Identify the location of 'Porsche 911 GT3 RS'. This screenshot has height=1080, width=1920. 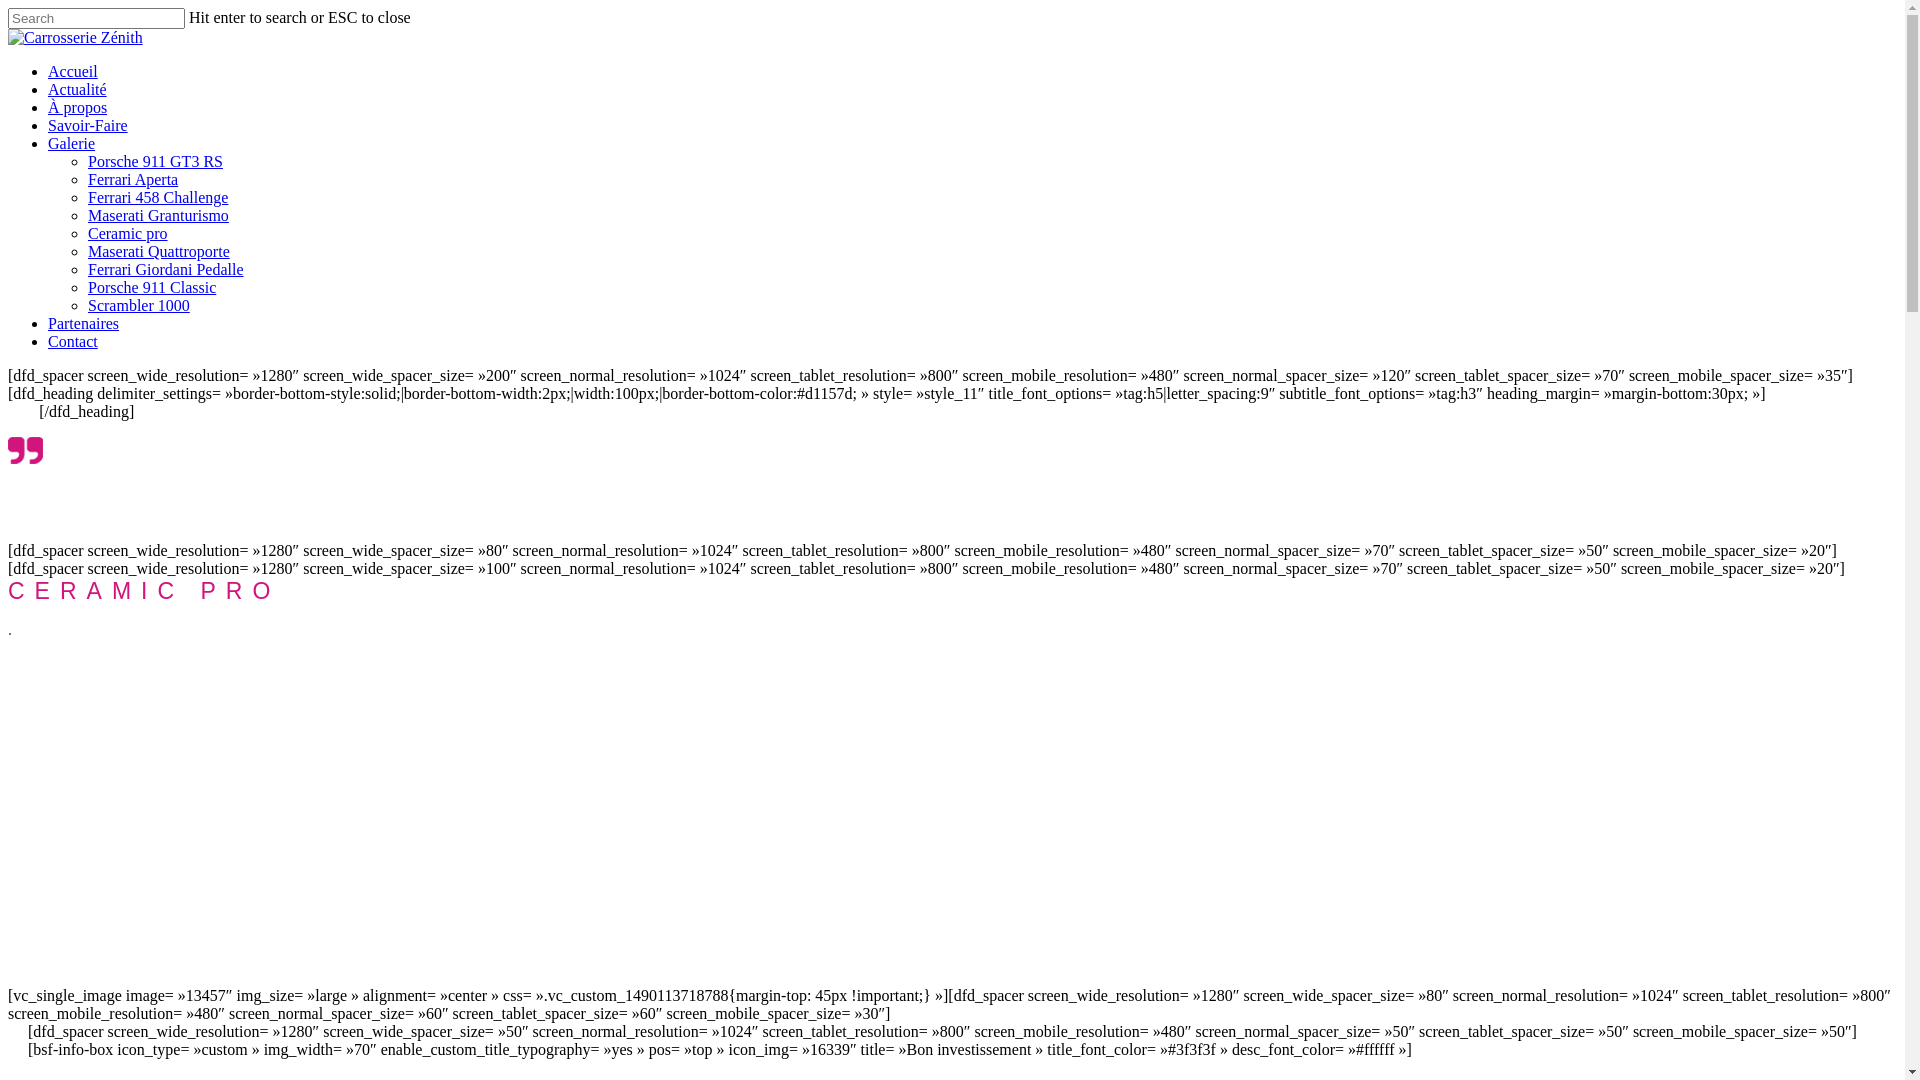
(86, 160).